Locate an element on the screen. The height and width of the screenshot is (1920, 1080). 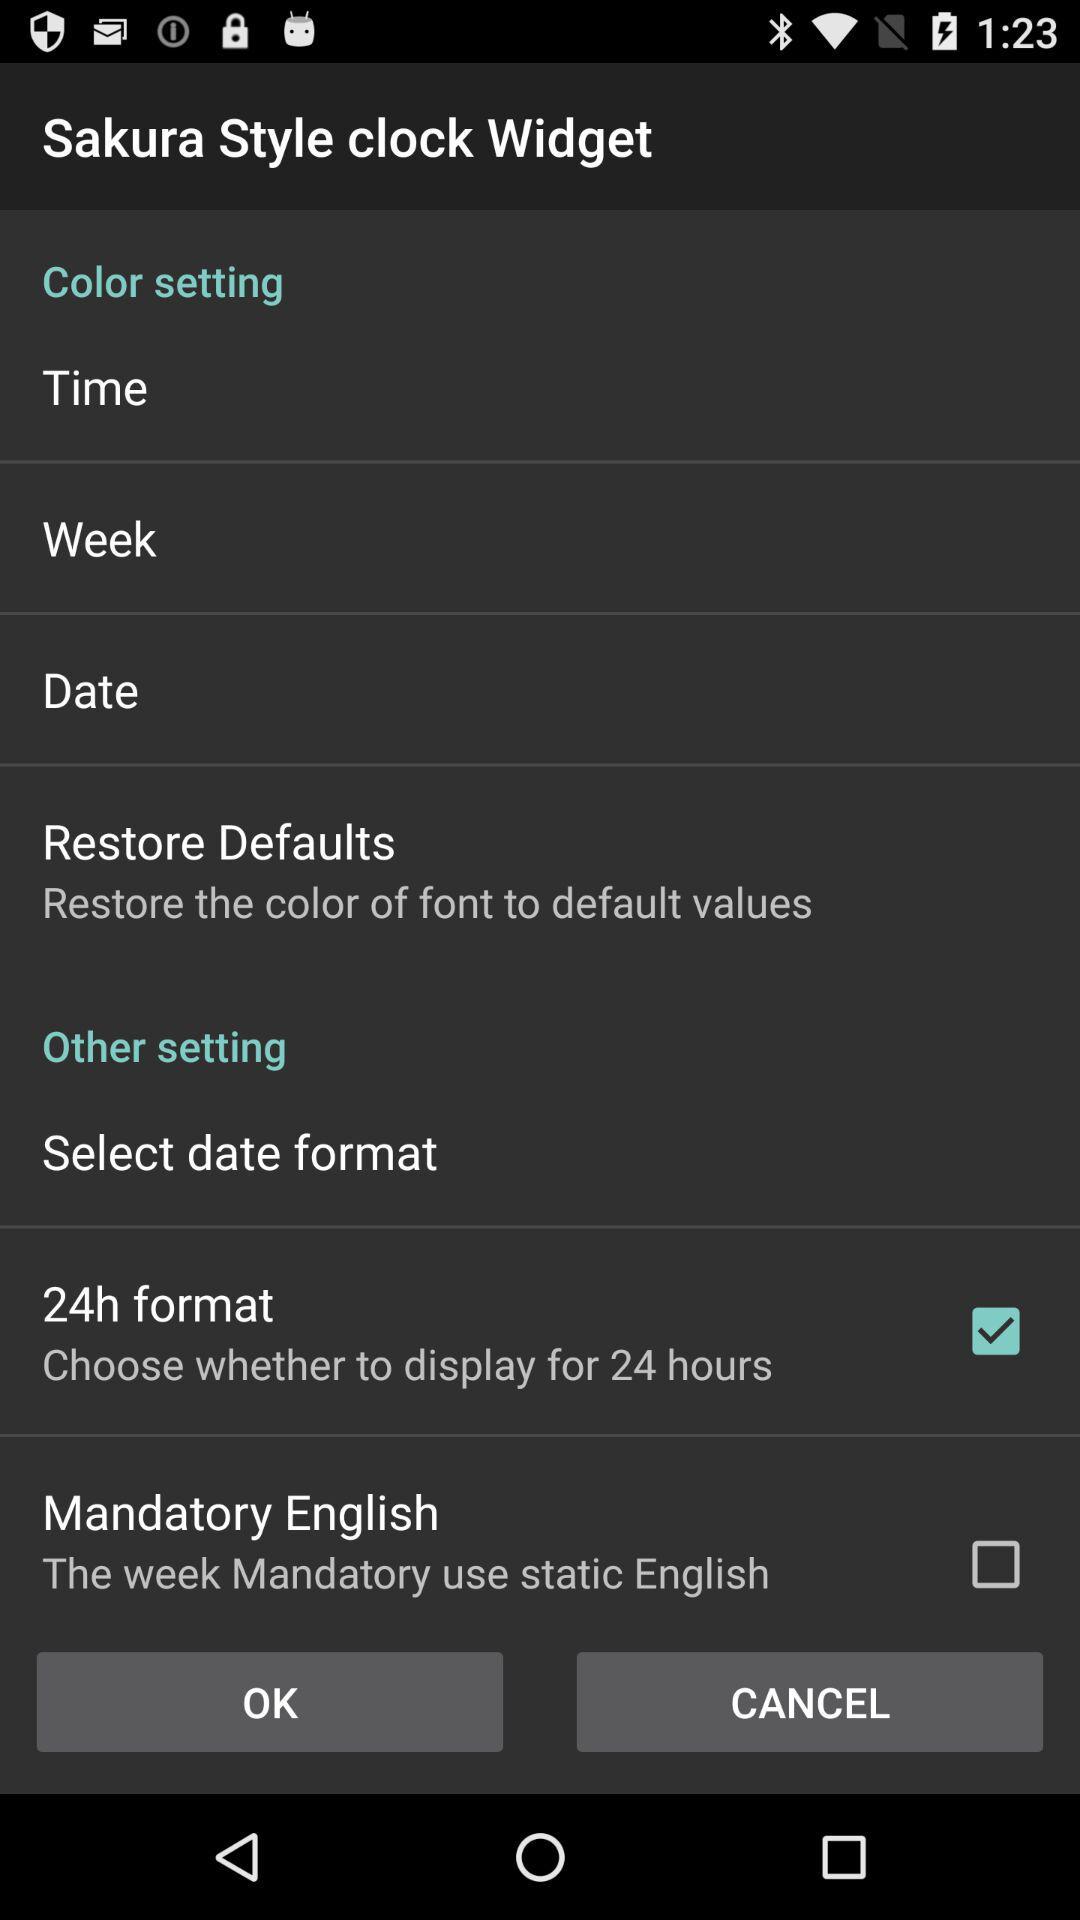
the ok item is located at coordinates (270, 1701).